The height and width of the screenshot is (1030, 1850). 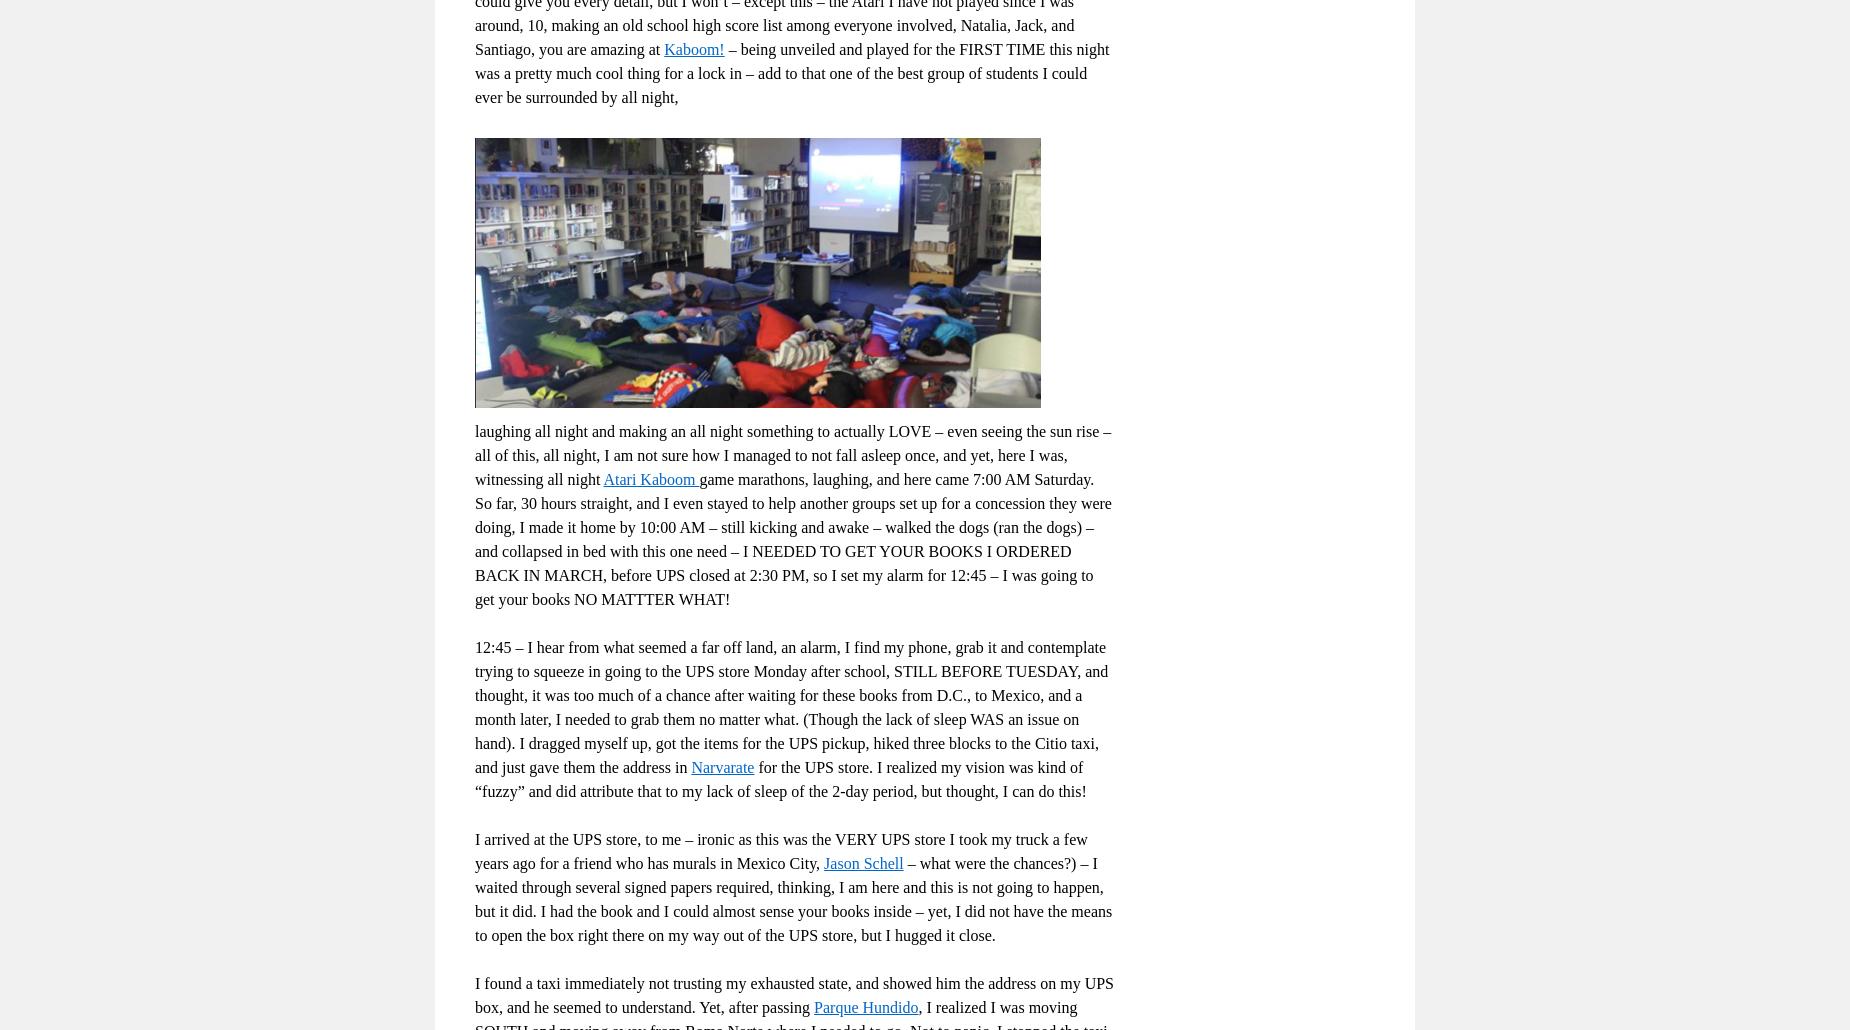 What do you see at coordinates (792, 538) in the screenshot?
I see `'game marathons, laughing, and here came 7:00 AM Saturday. So far, 30 hours straight, and I even stayed to help another groups set up for a concession they were doing, I made it home by 10:00 AM – still kicking and awake – walked the dogs (ran the dogs) – and collapsed in bed with this one need – I NEEDED TO GET YOUR BOOKS I ORDERED BACK IN MARCH, before UPS closed at 2:30 PM, so I set my alarm for 12:45 – I was going to get your books NO MATTTER WHAT!'` at bounding box center [792, 538].